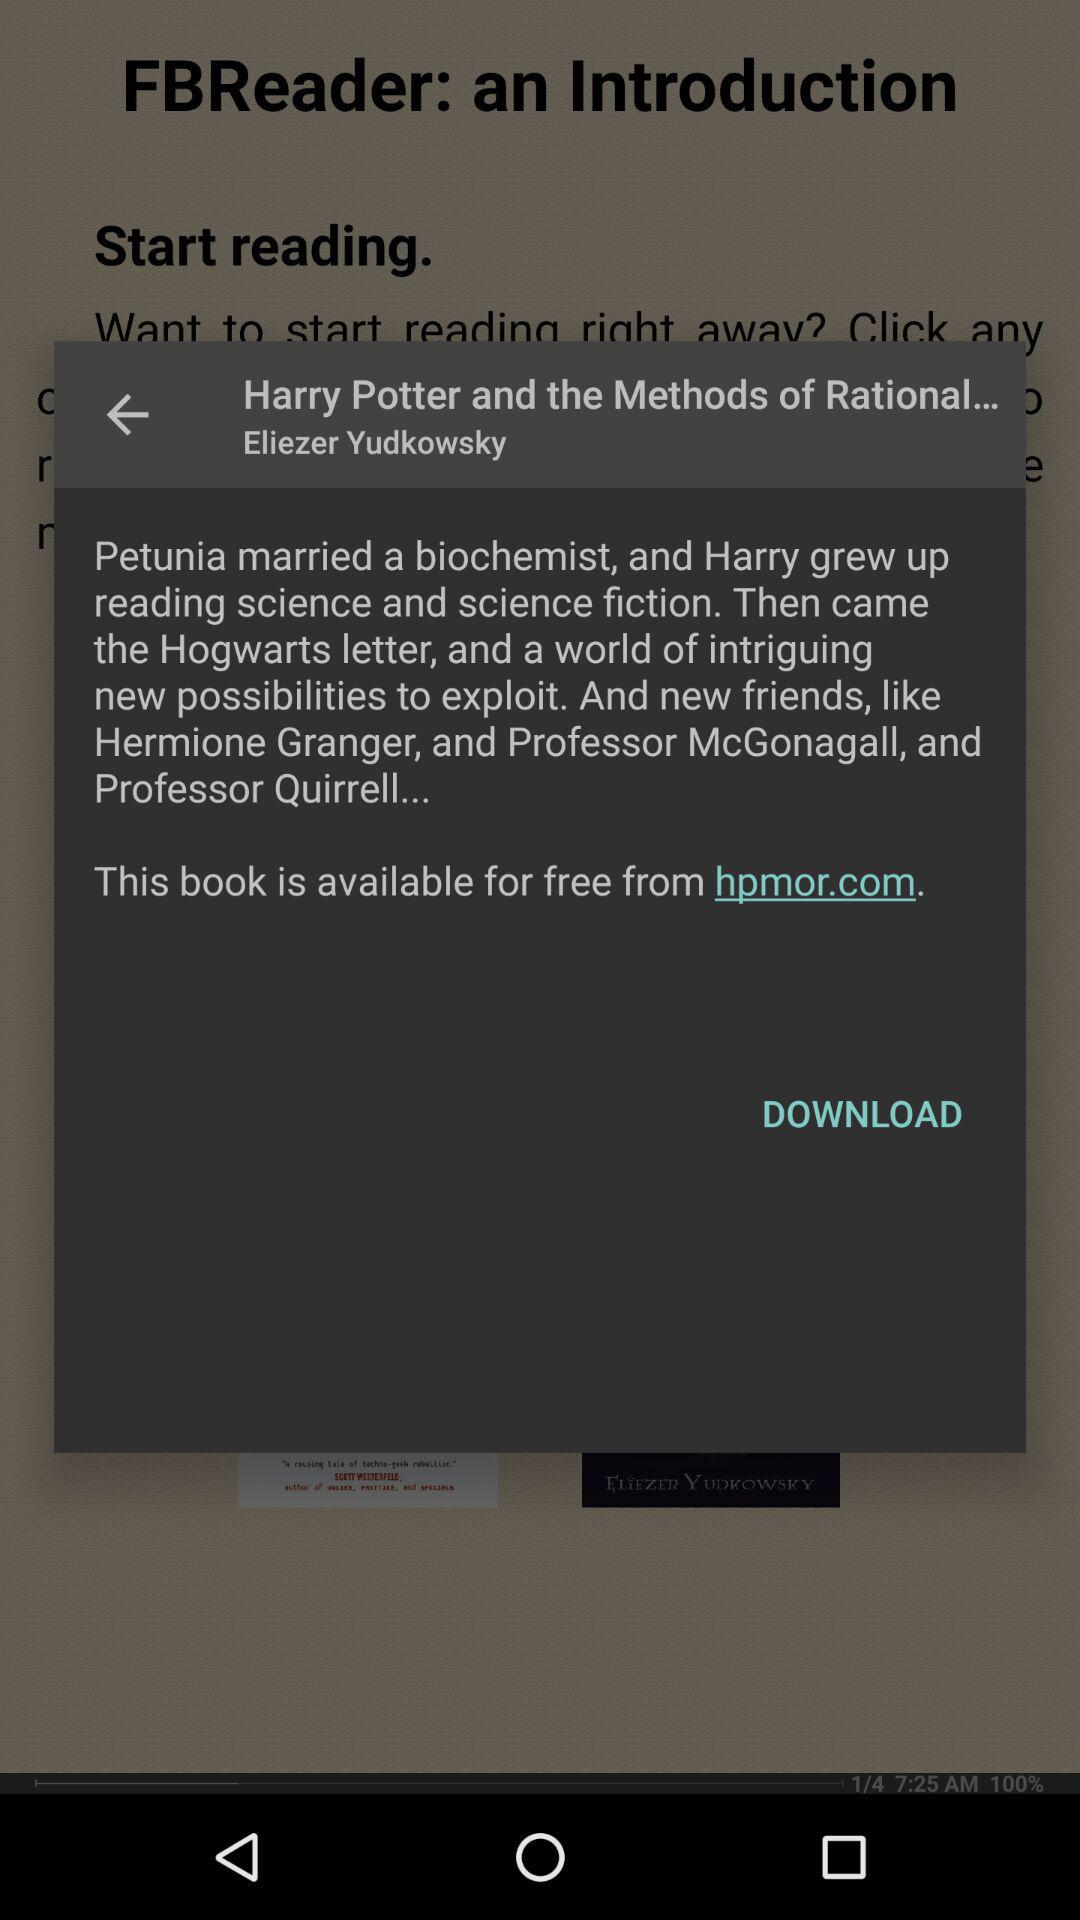 This screenshot has width=1080, height=1920. I want to click on the petunia married a, so click(540, 762).